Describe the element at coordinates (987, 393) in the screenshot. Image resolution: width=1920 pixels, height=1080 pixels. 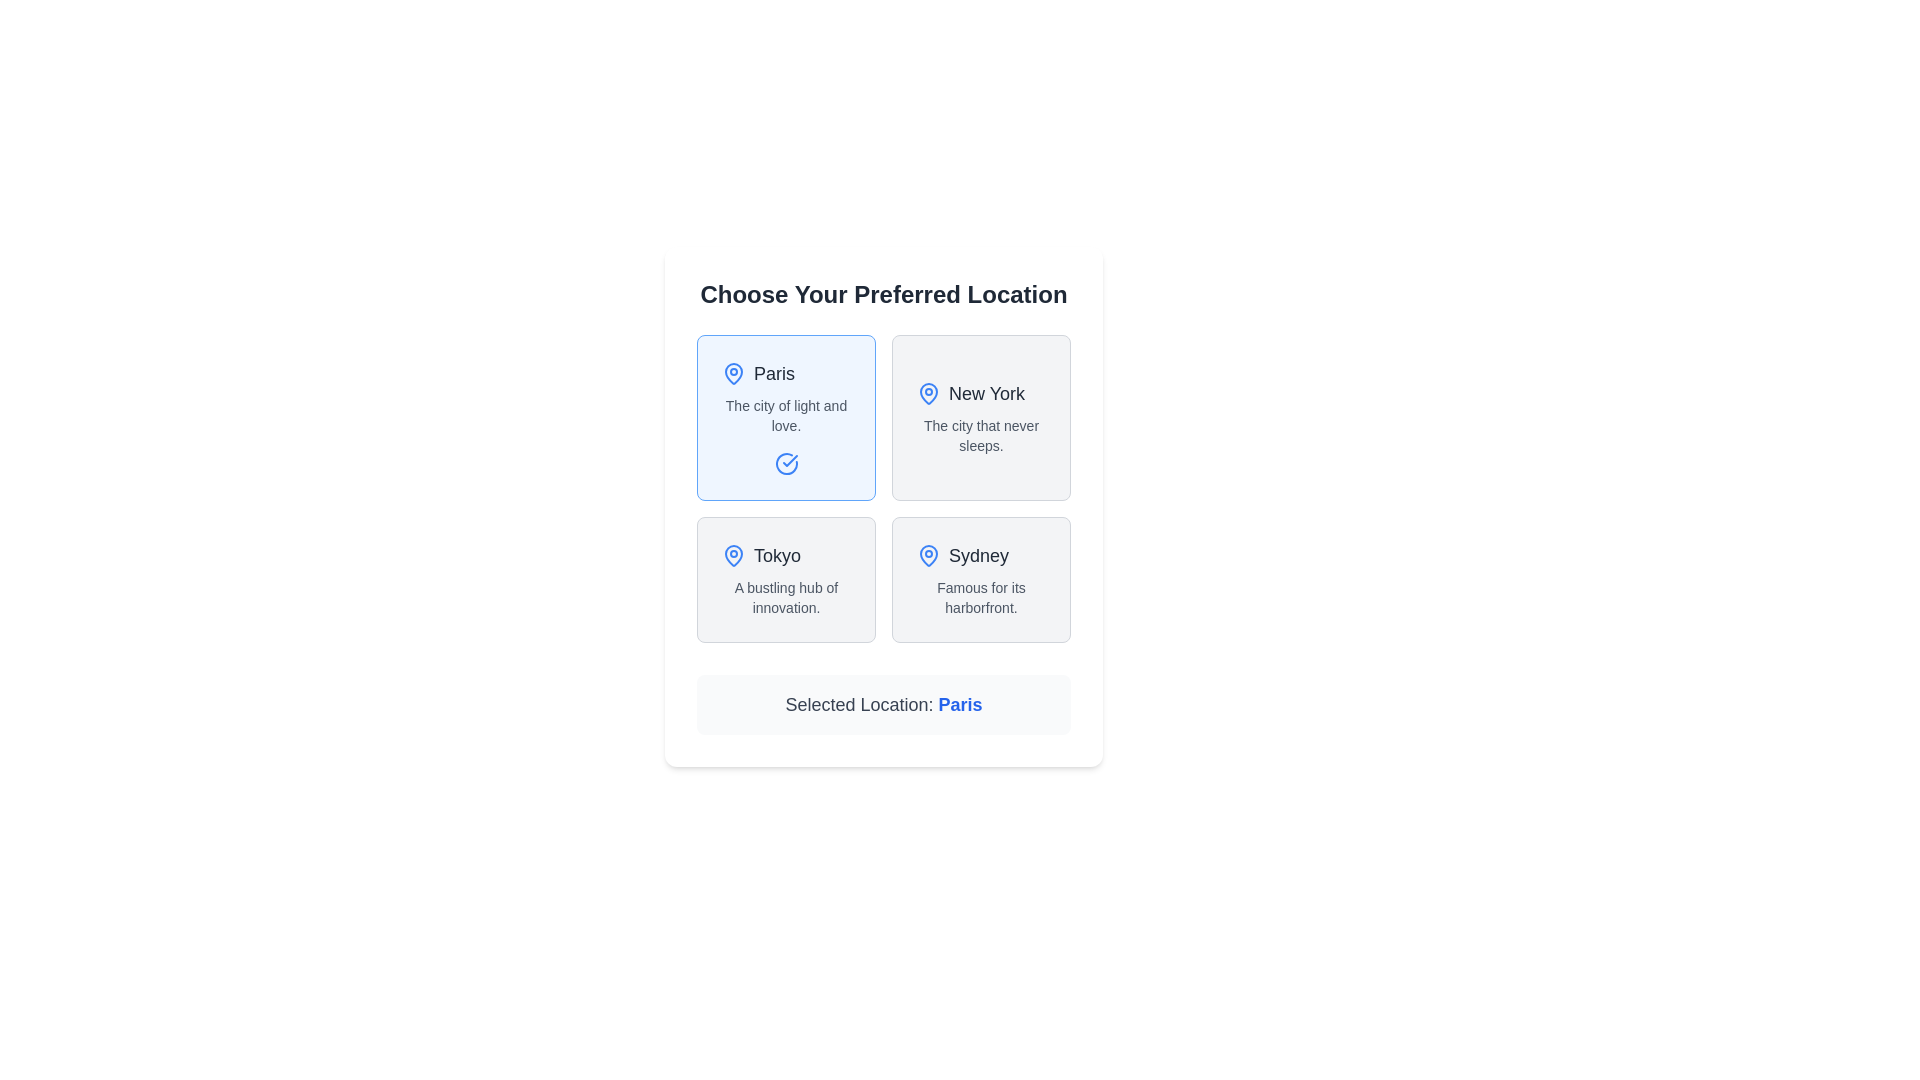
I see `text label that identifies the city of New York, located in the top-right option of the four-option grid` at that location.